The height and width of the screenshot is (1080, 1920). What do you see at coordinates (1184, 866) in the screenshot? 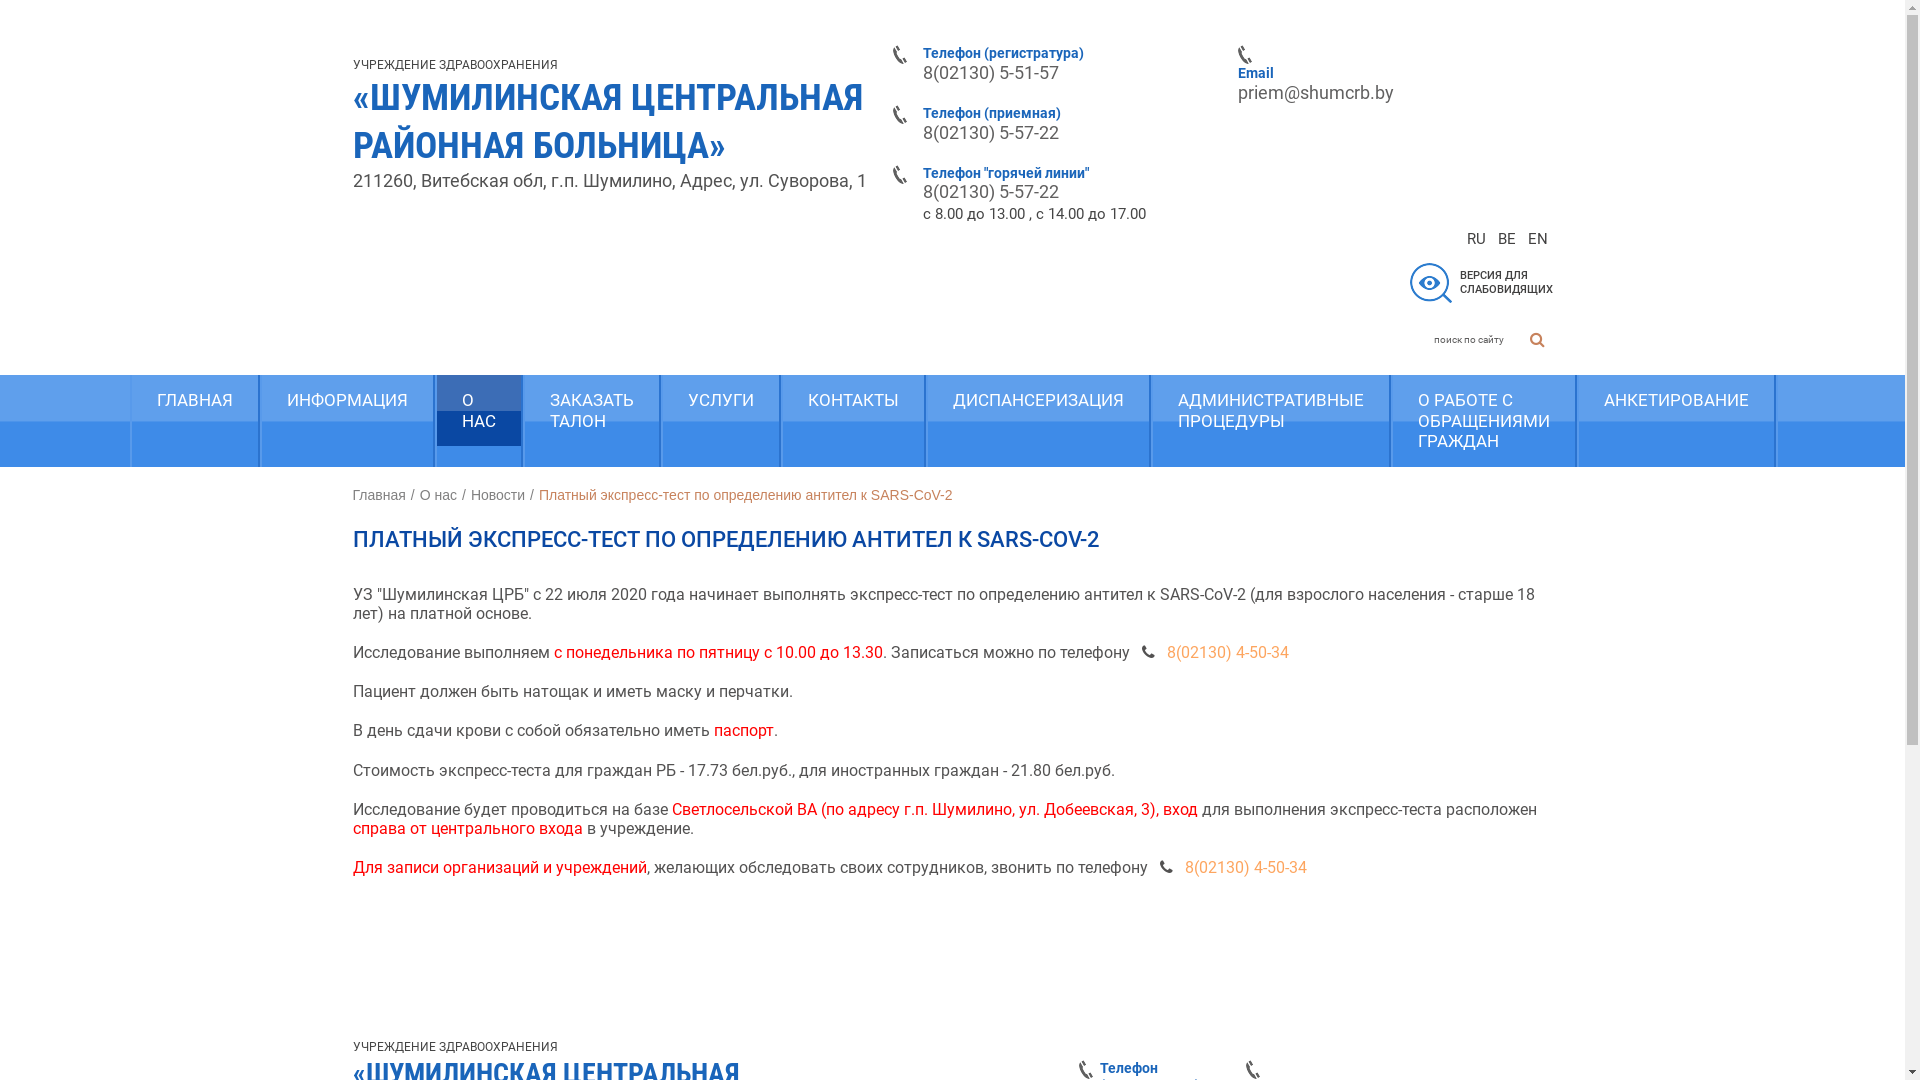
I see `'8(02130) 4-50-34'` at bounding box center [1184, 866].